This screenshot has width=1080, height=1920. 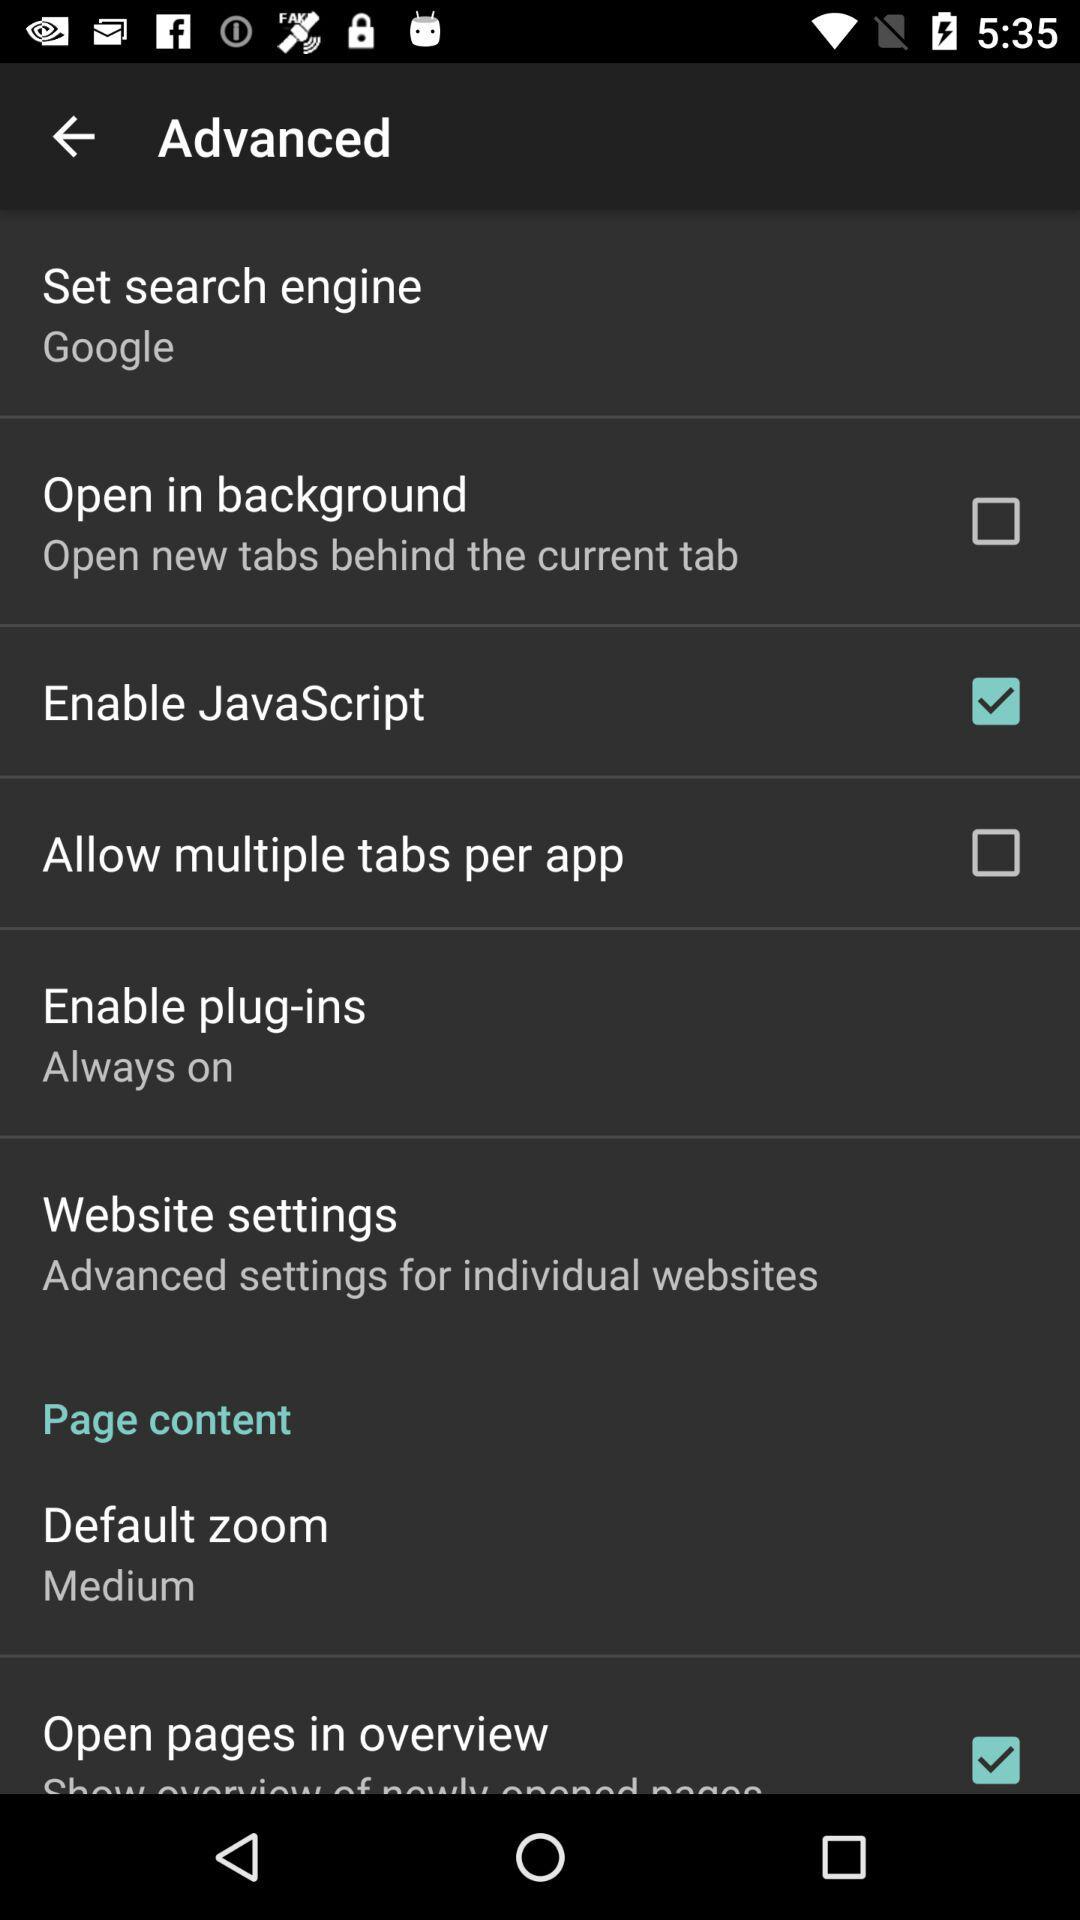 I want to click on enable plug-ins icon, so click(x=204, y=1004).